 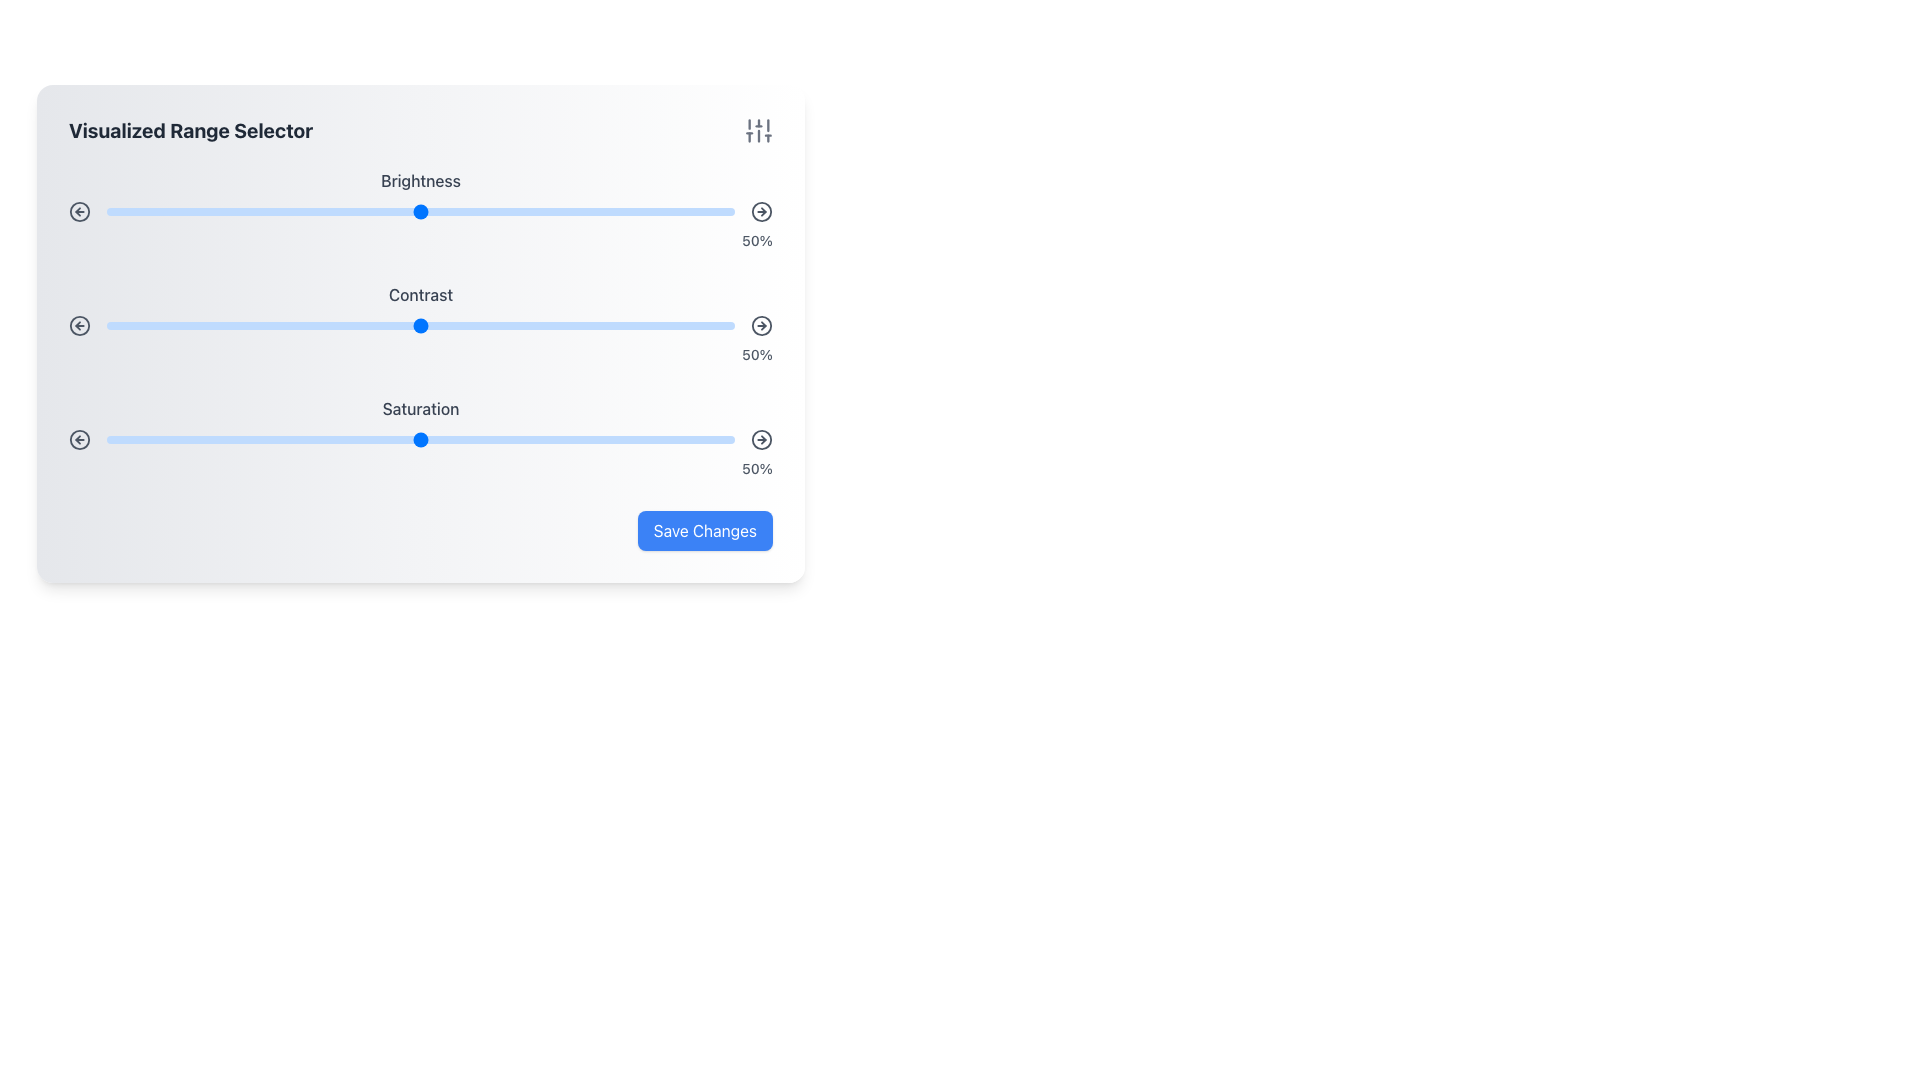 What do you see at coordinates (705, 530) in the screenshot?
I see `the 'Save Changes' button` at bounding box center [705, 530].